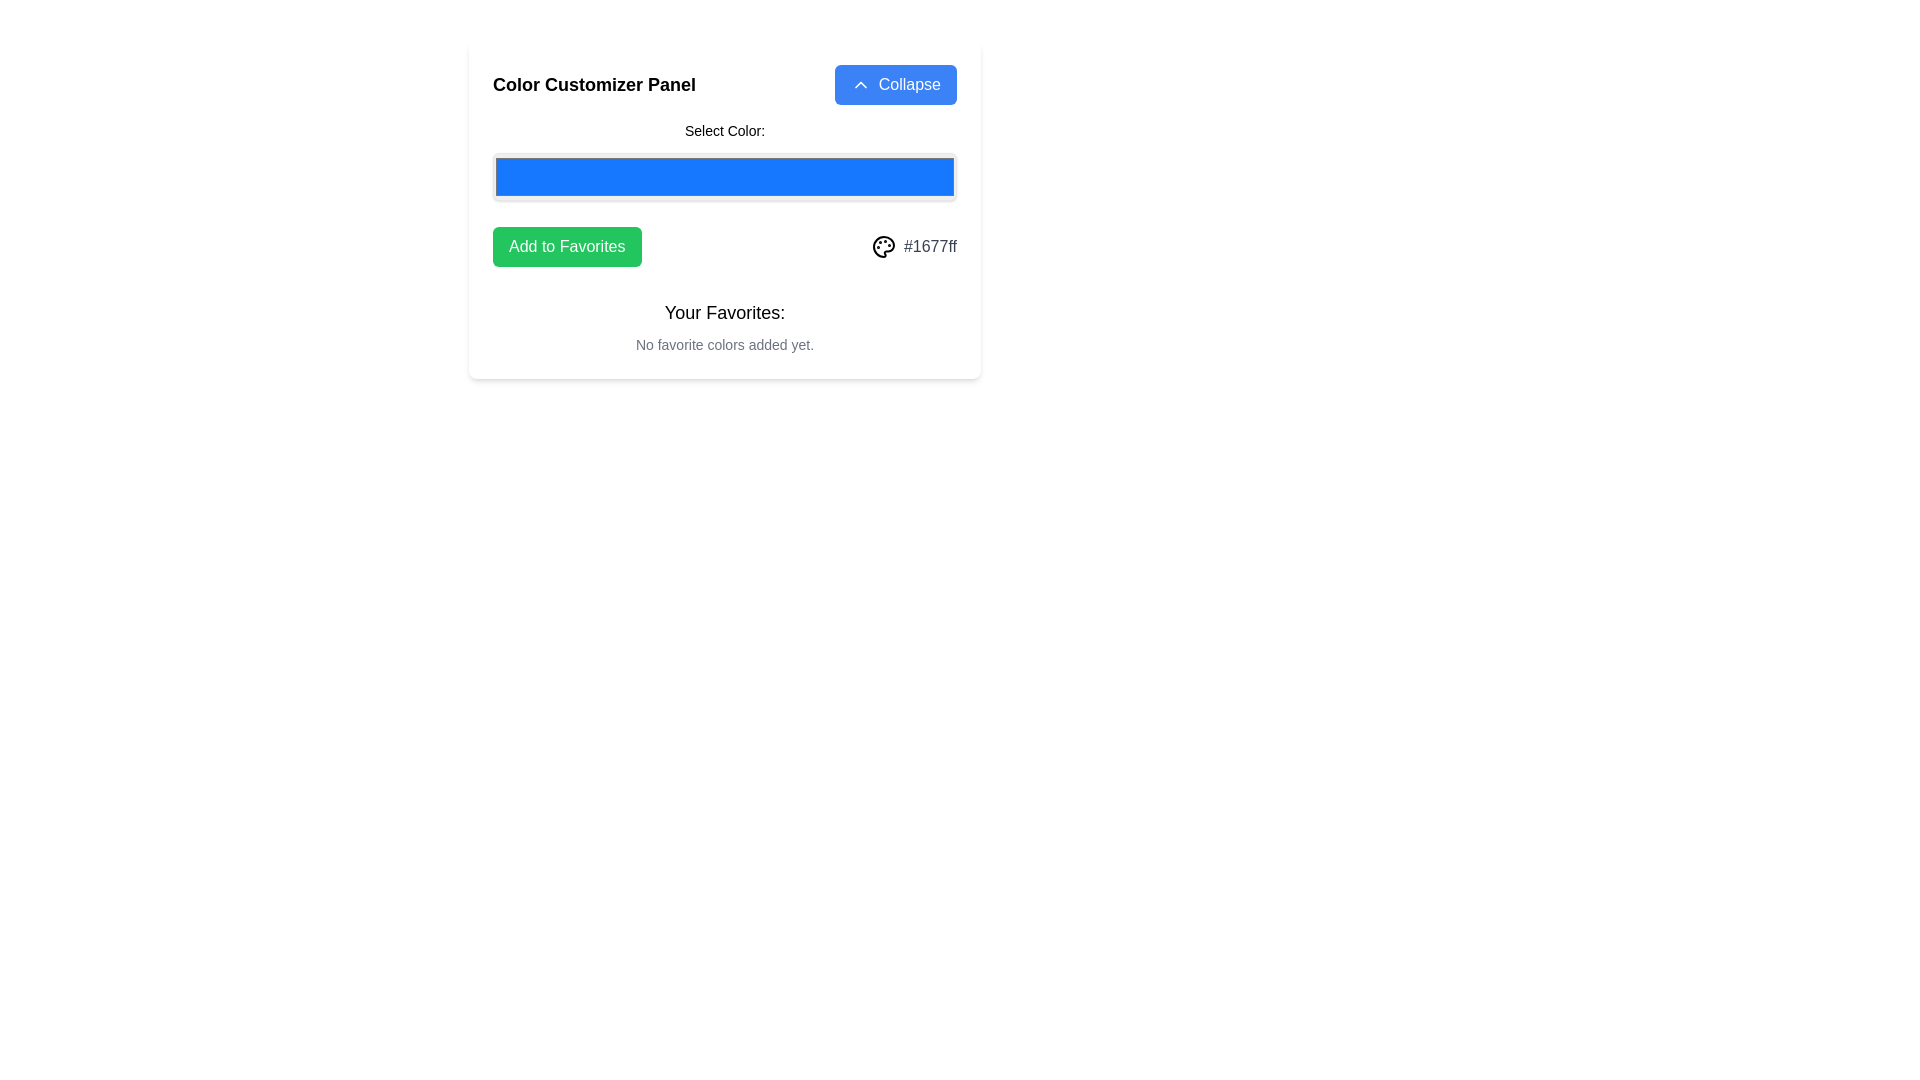  What do you see at coordinates (723, 343) in the screenshot?
I see `the text element that reads 'No favorite colors added yet.' which is styled in gray and positioned beneath 'Your Favorites'` at bounding box center [723, 343].